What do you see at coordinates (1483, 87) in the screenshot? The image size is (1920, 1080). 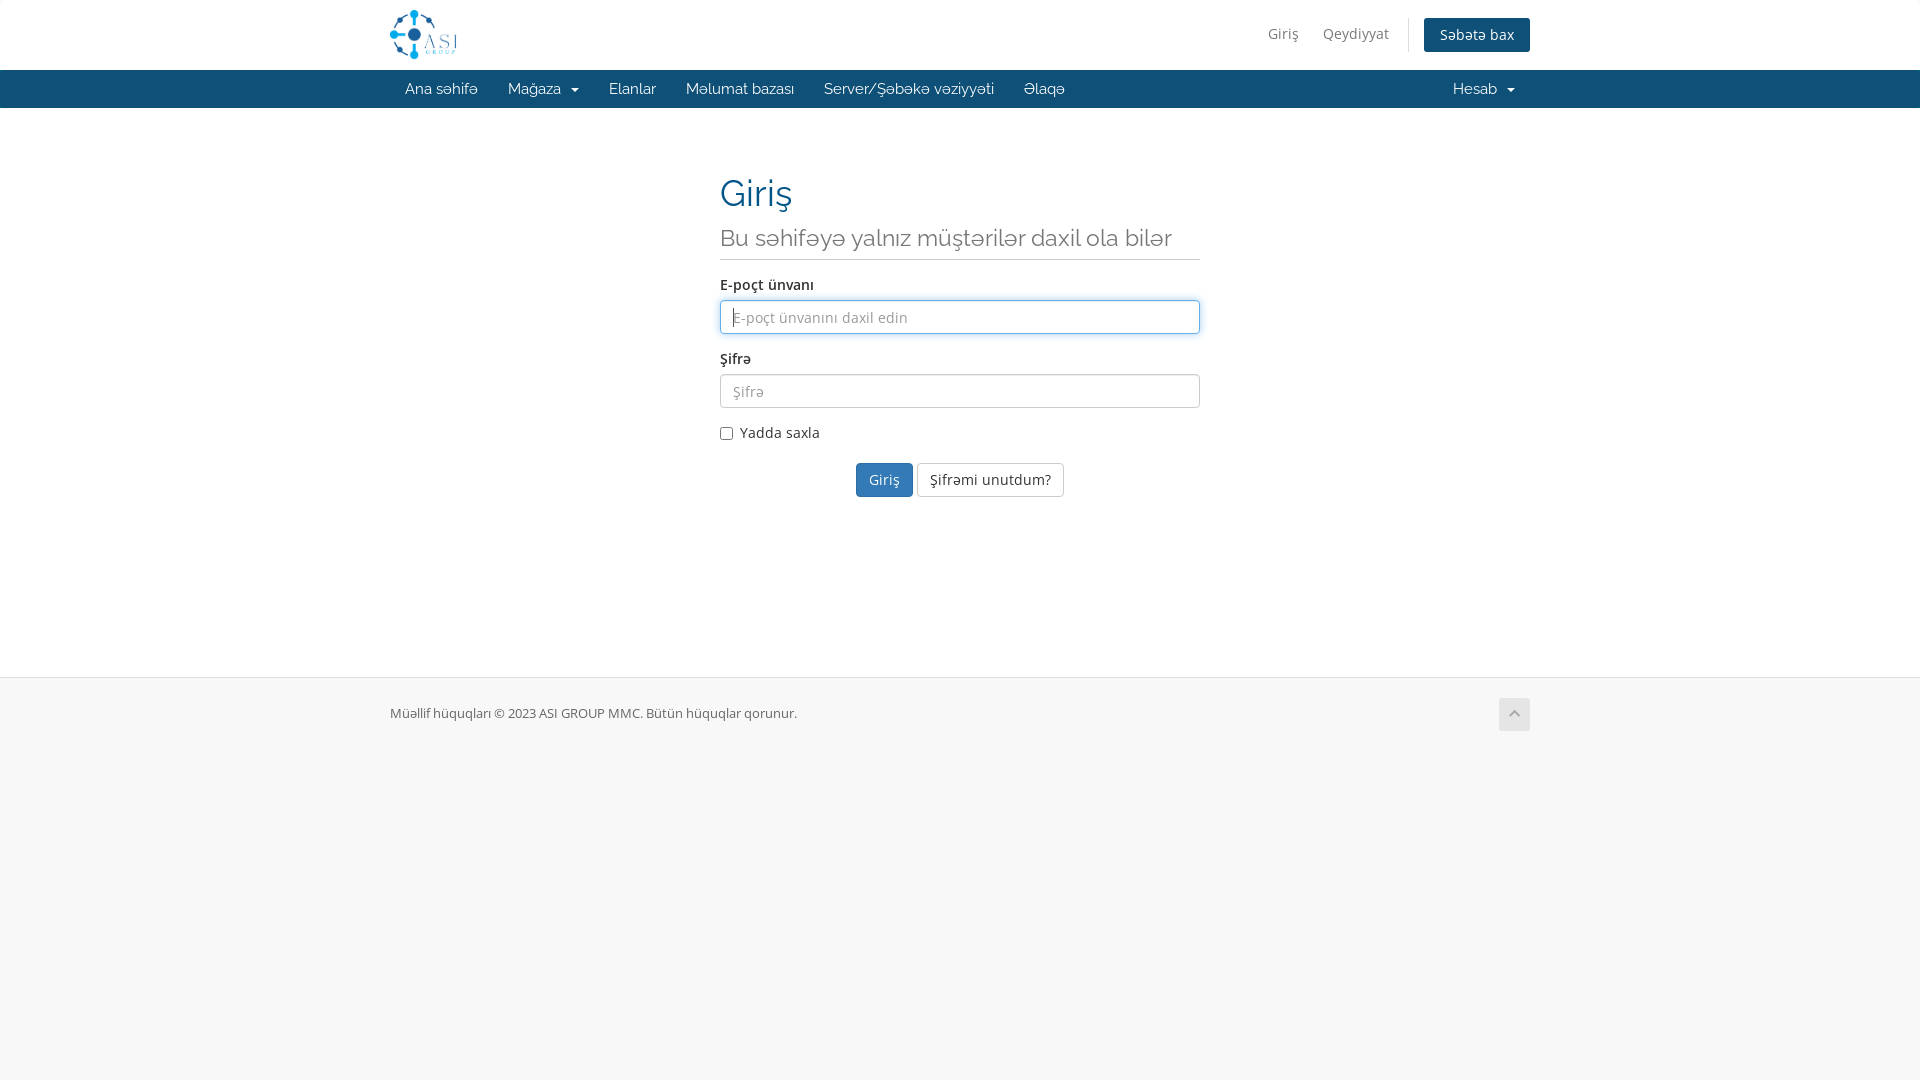 I see `'Hesab  '` at bounding box center [1483, 87].